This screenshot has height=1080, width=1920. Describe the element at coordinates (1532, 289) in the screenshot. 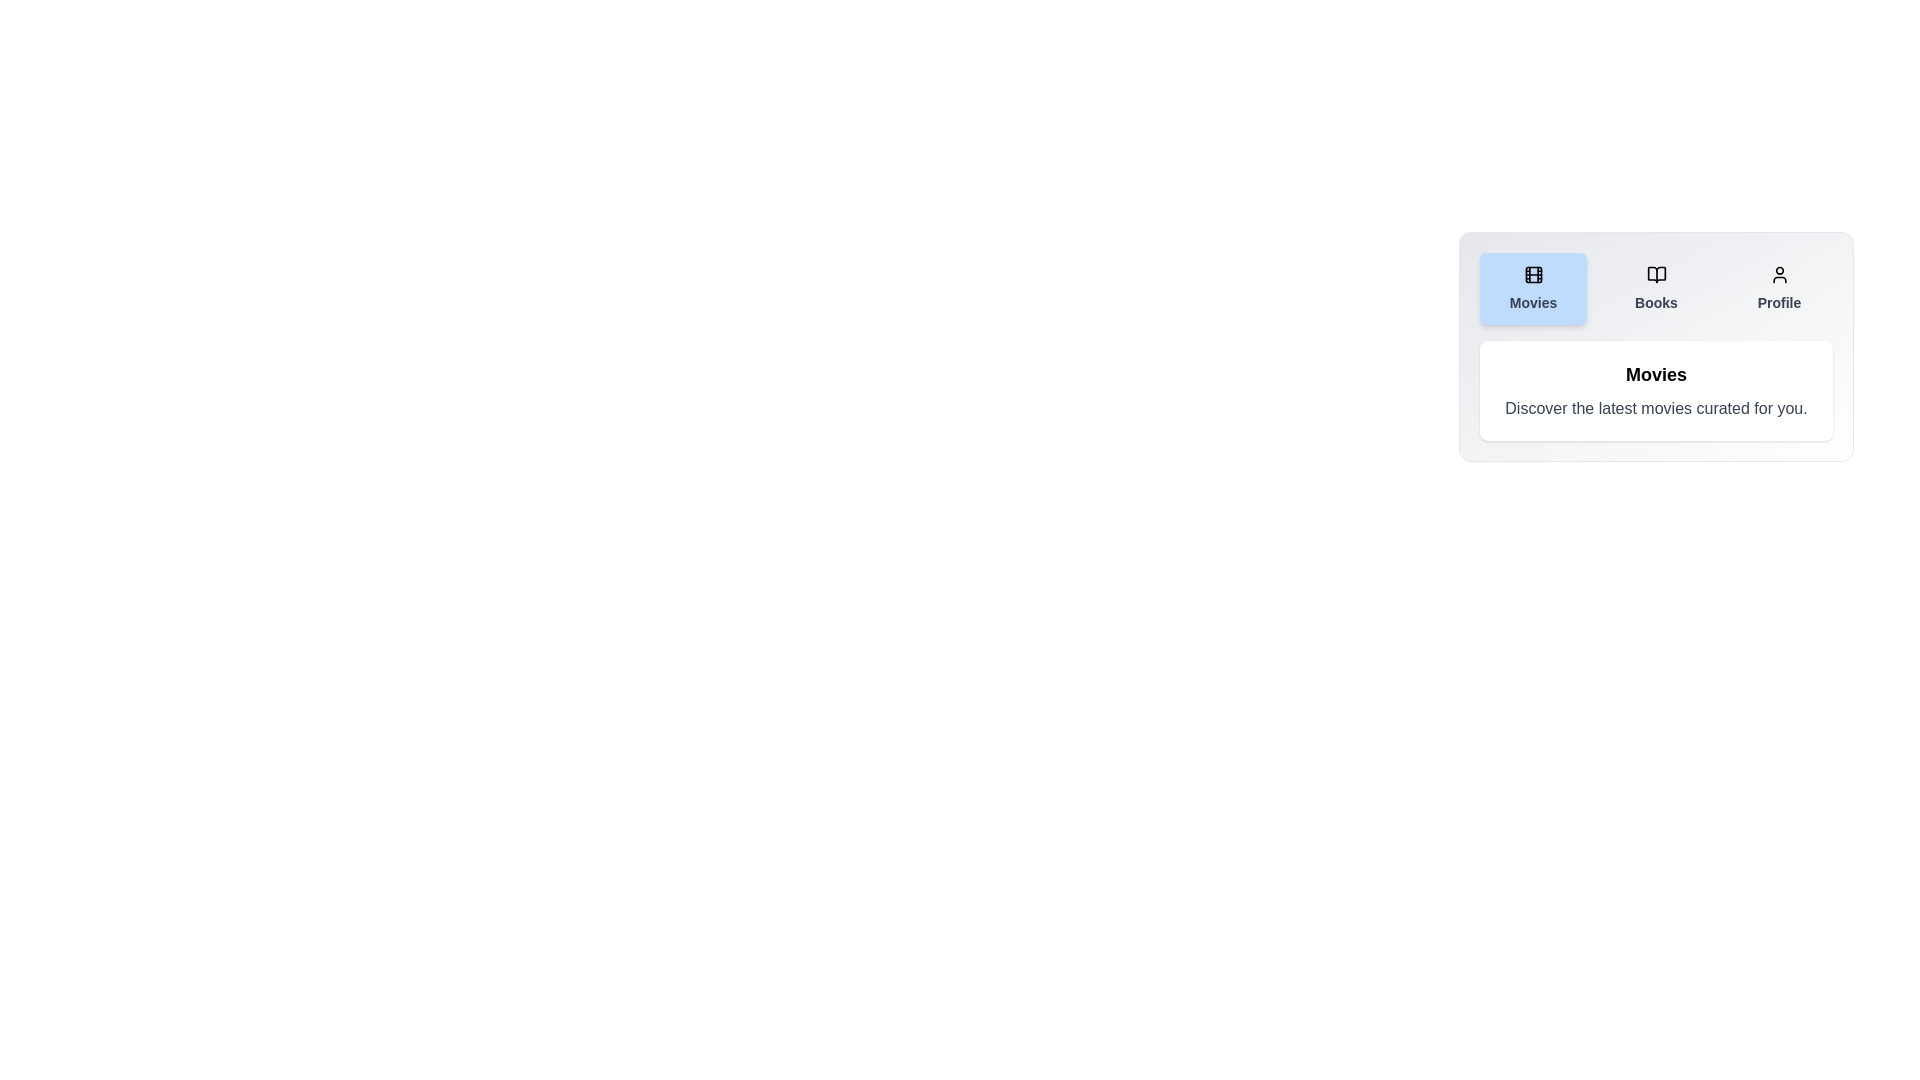

I see `the Movies tab` at that location.